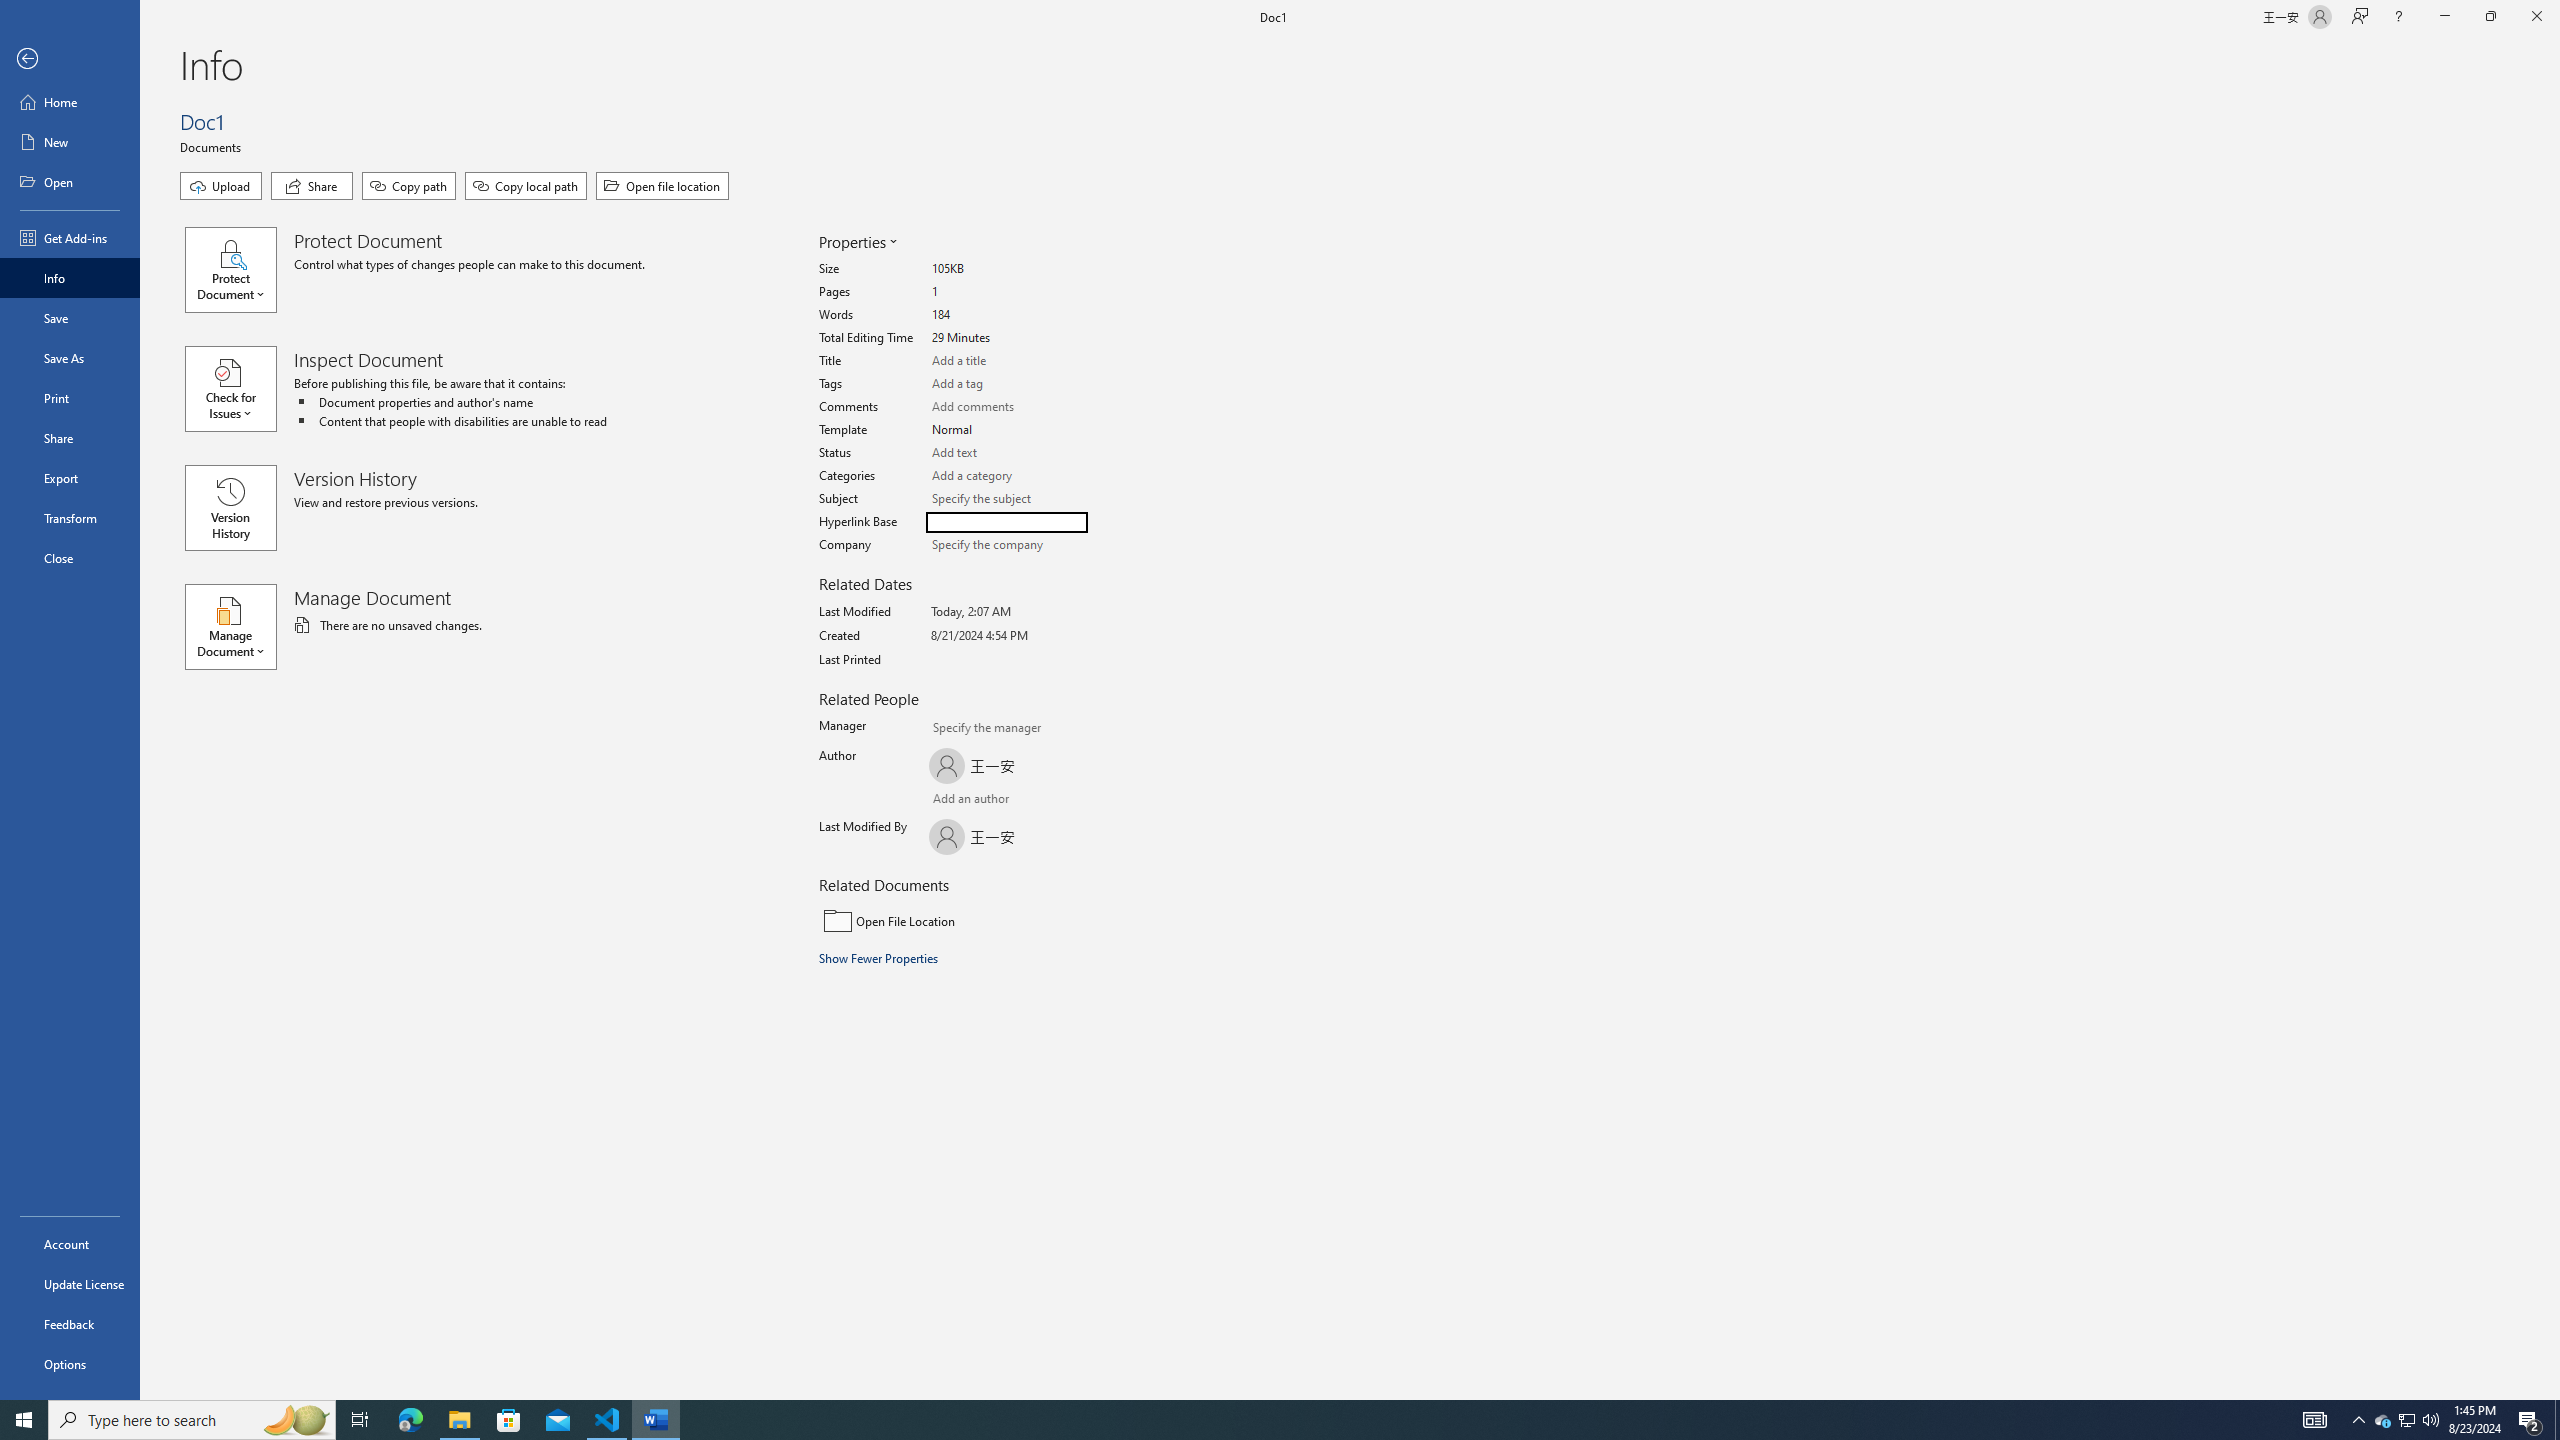 Image resolution: width=2560 pixels, height=1440 pixels. Describe the element at coordinates (239, 387) in the screenshot. I see `'Check for Issues'` at that location.